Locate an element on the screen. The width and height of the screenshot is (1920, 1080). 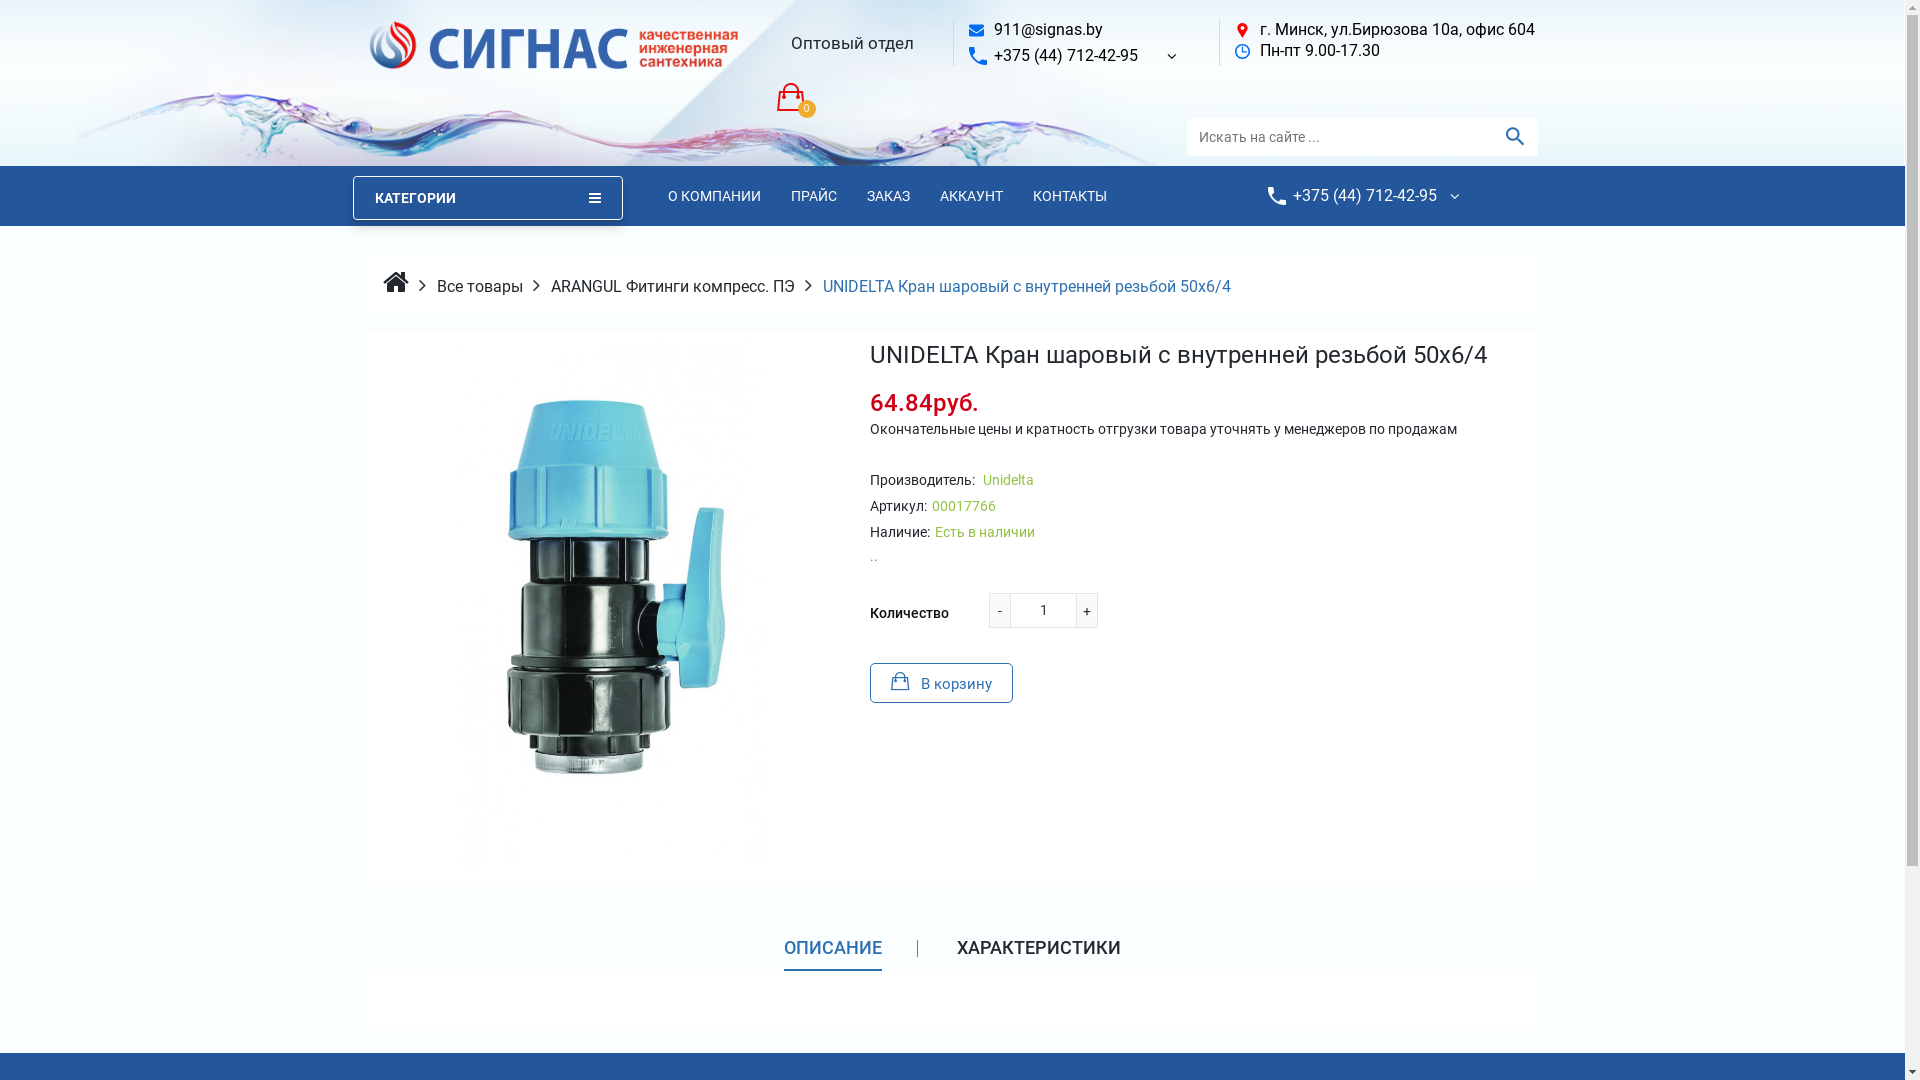
'911@signas.by' is located at coordinates (993, 29).